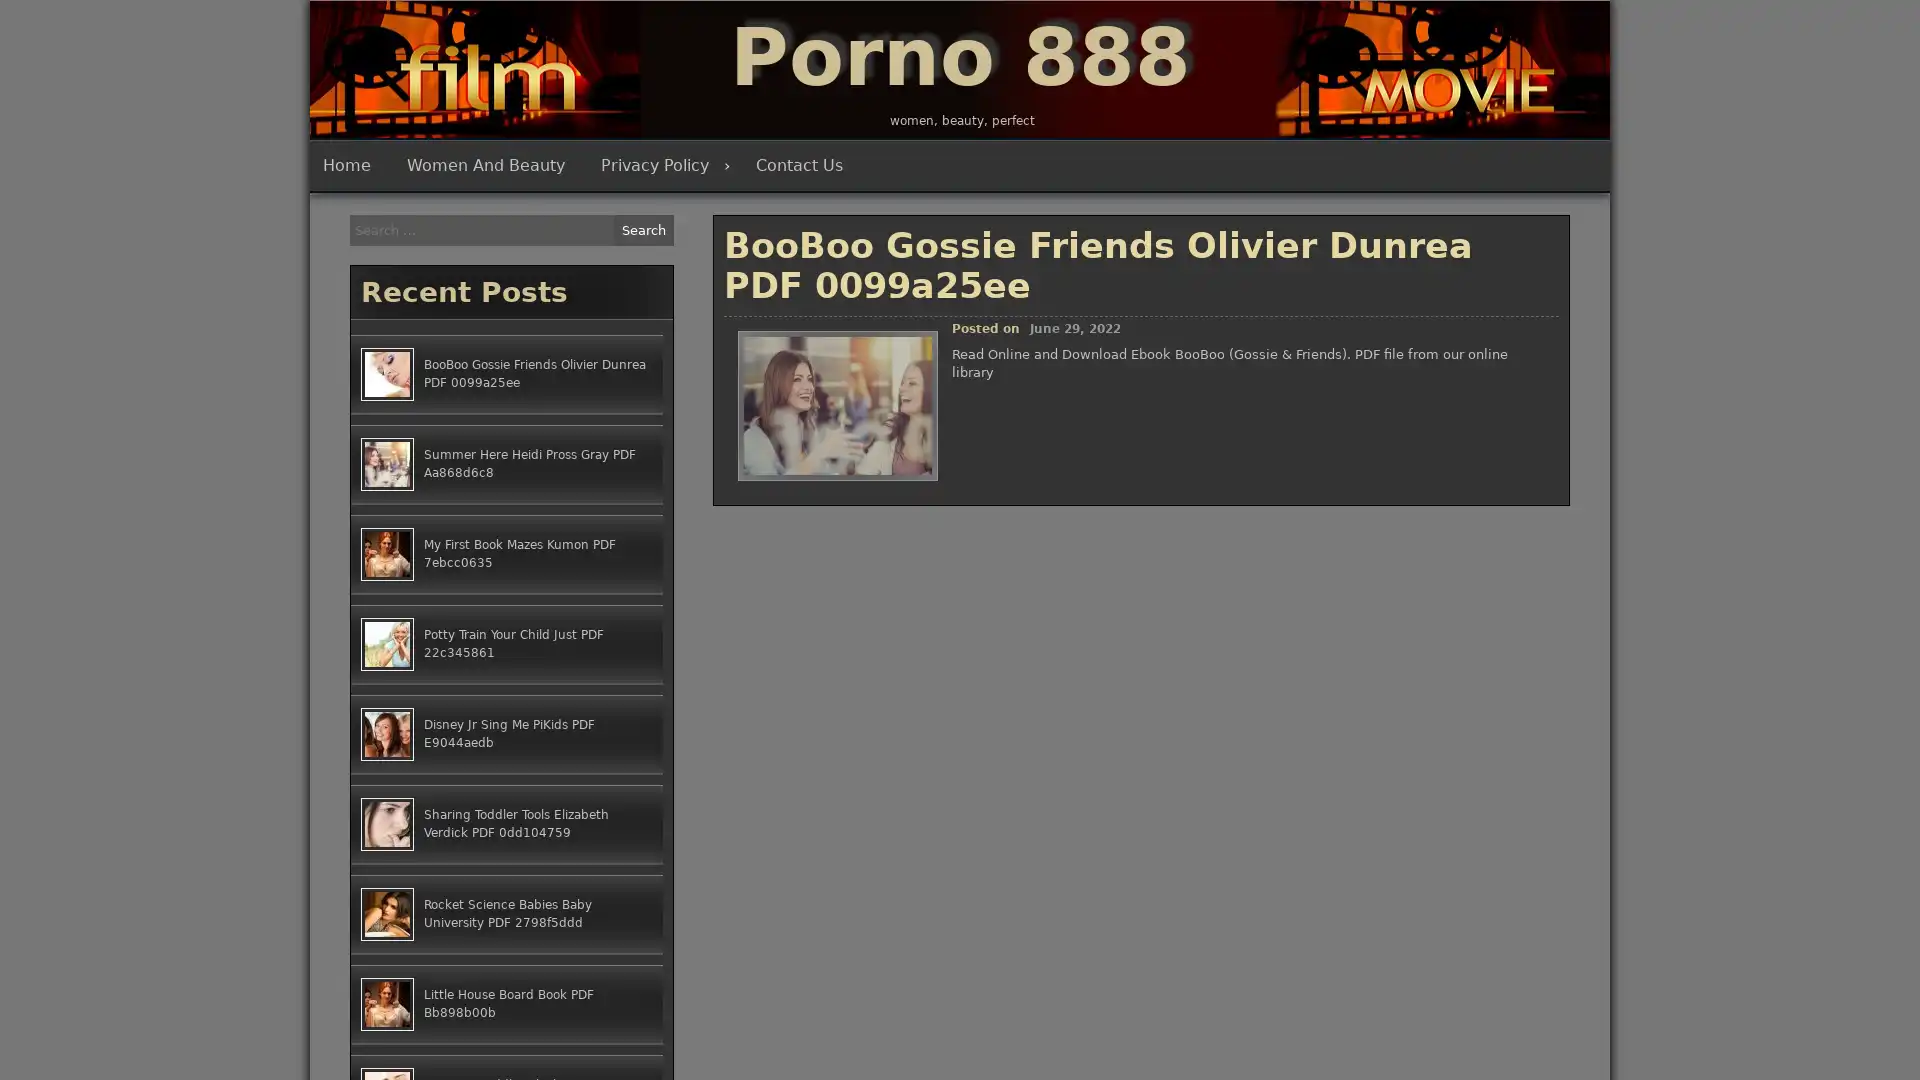 Image resolution: width=1920 pixels, height=1080 pixels. I want to click on Search, so click(643, 229).